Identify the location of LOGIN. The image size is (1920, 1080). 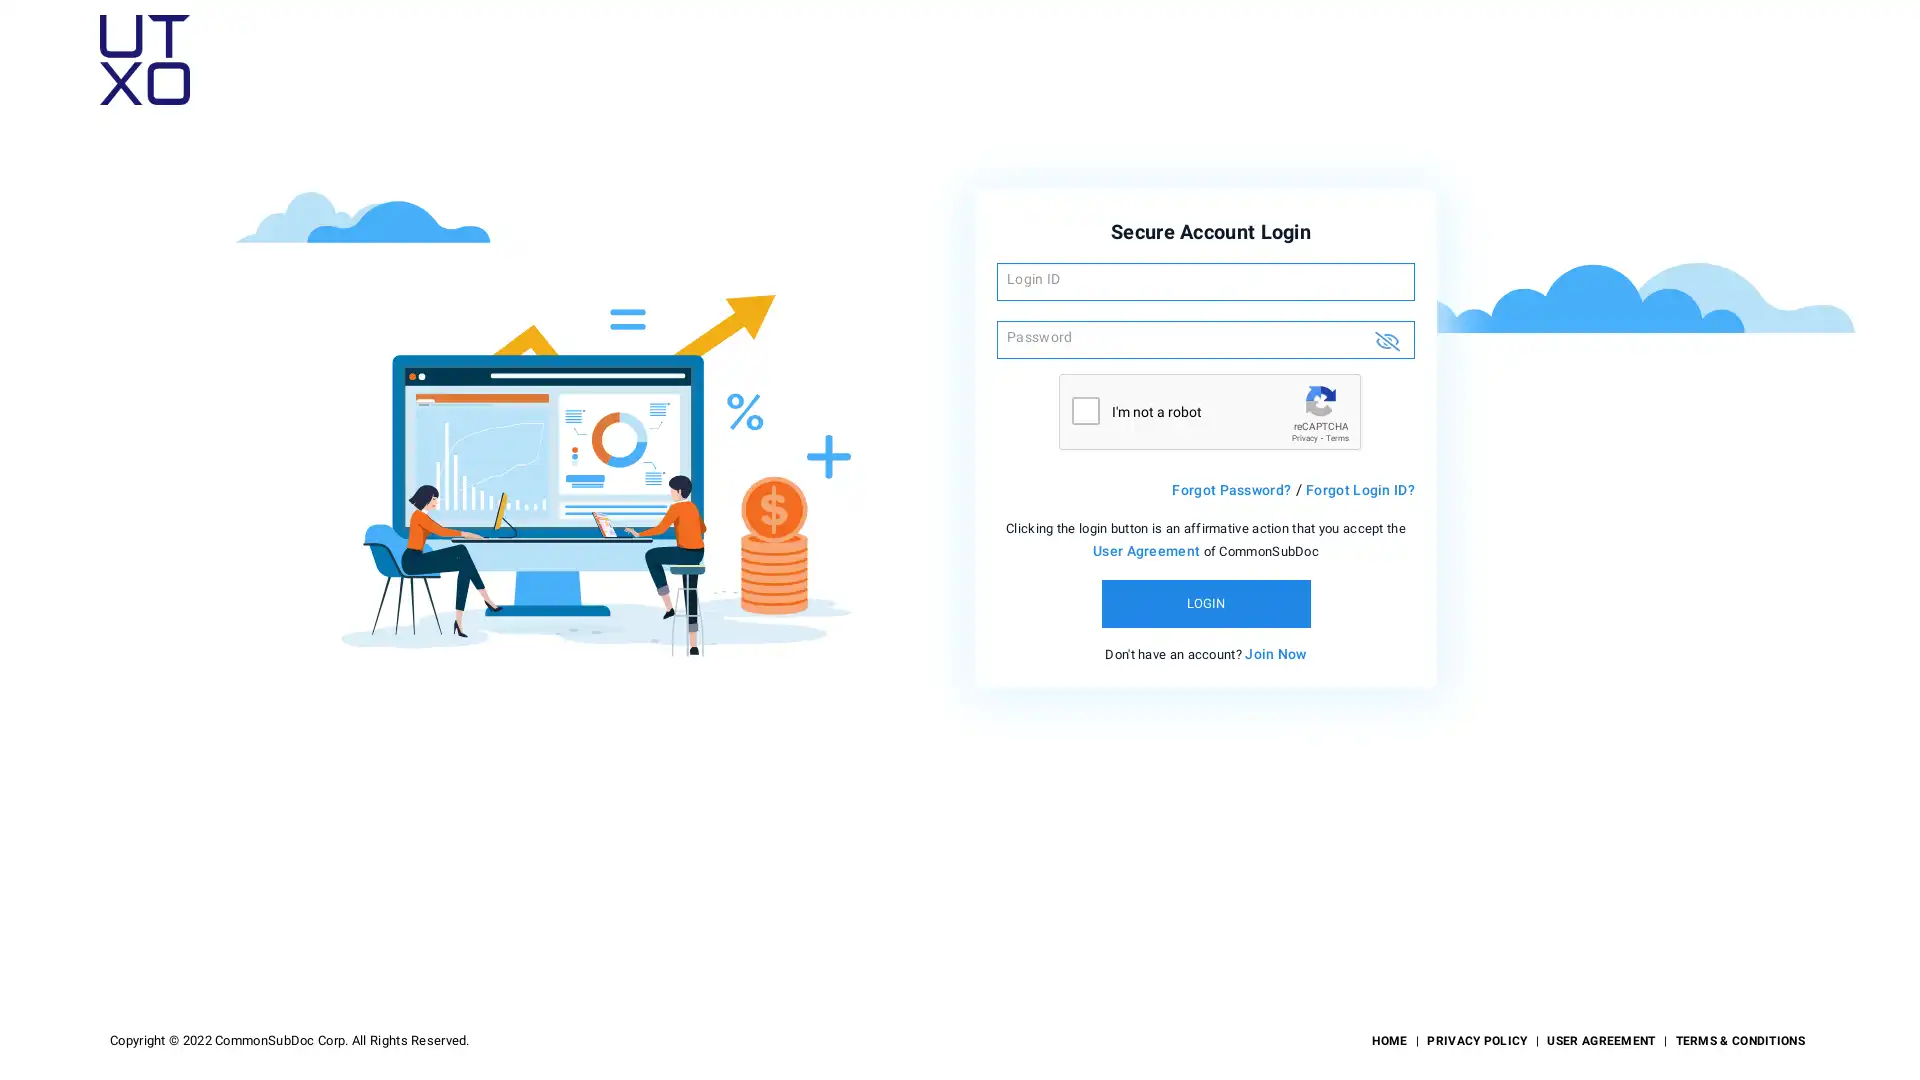
(1204, 602).